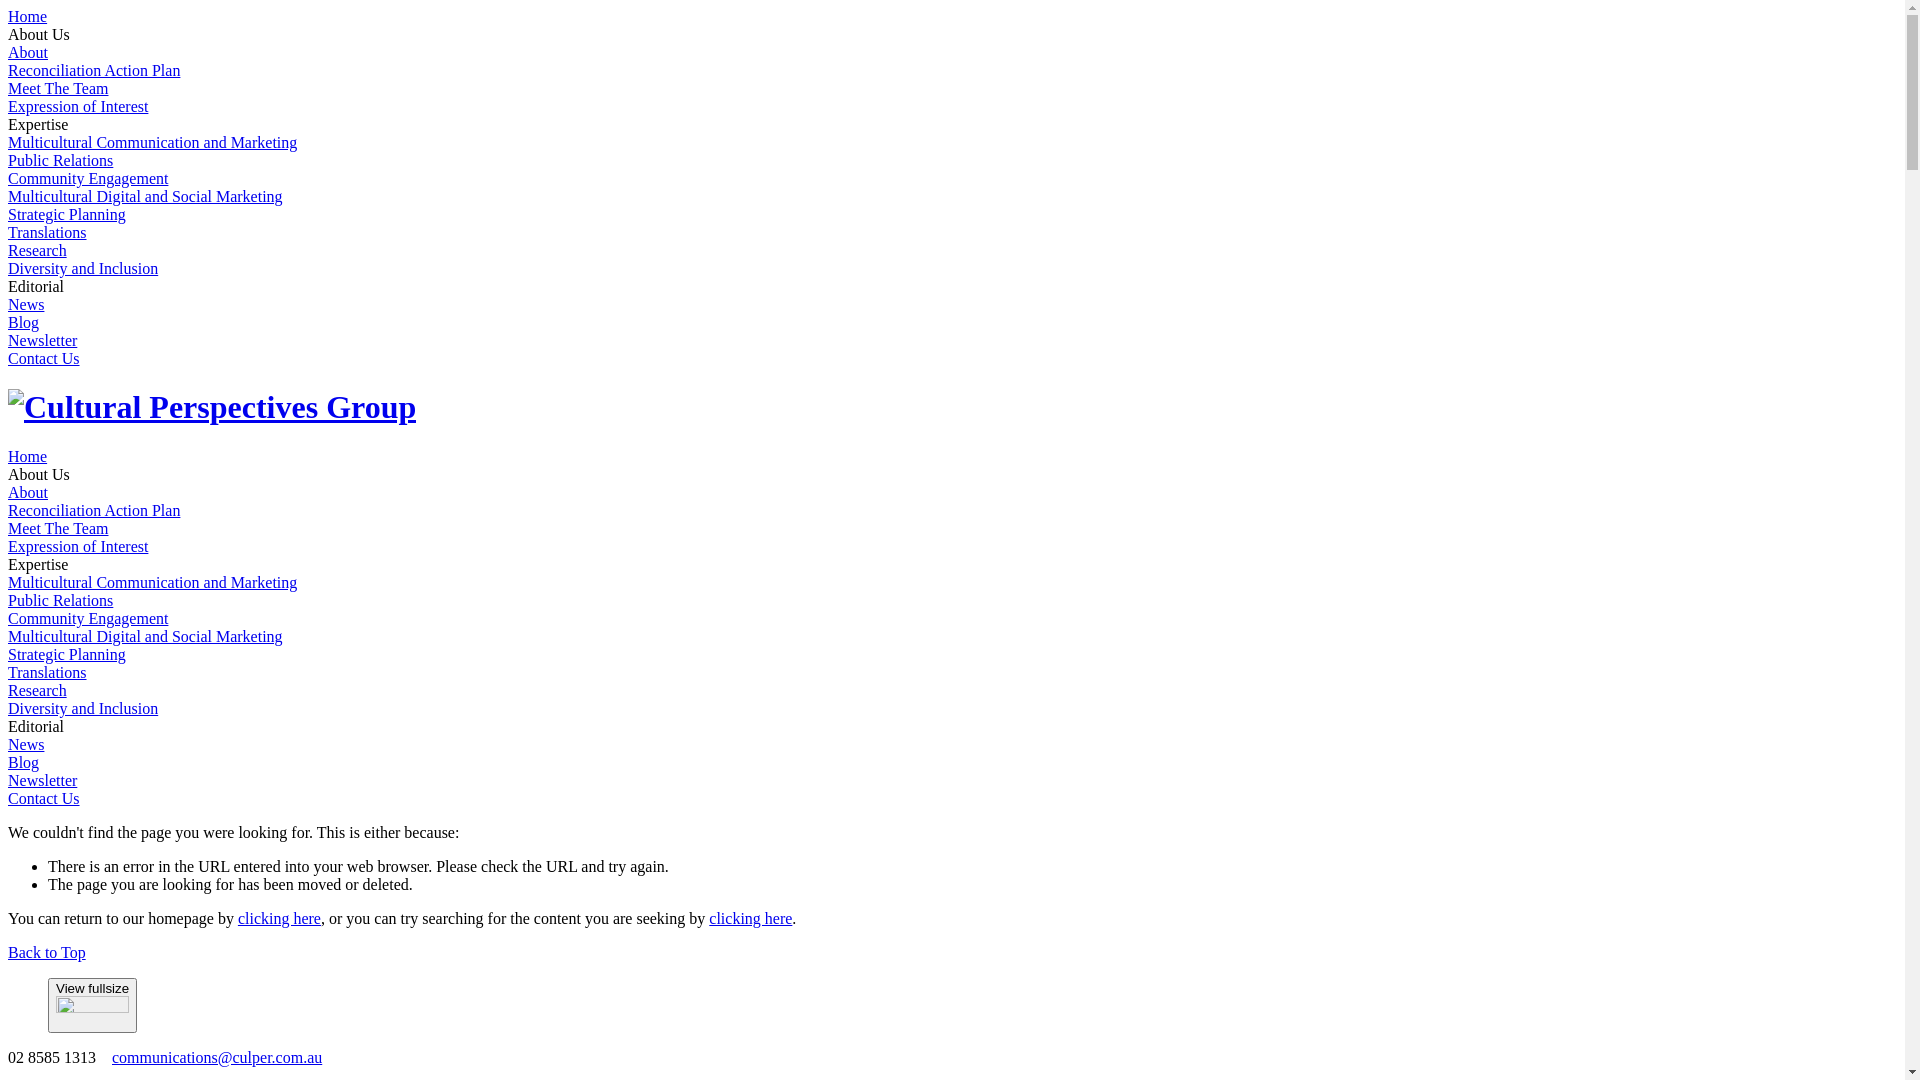  What do you see at coordinates (93, 509) in the screenshot?
I see `'Reconciliation Action Plan'` at bounding box center [93, 509].